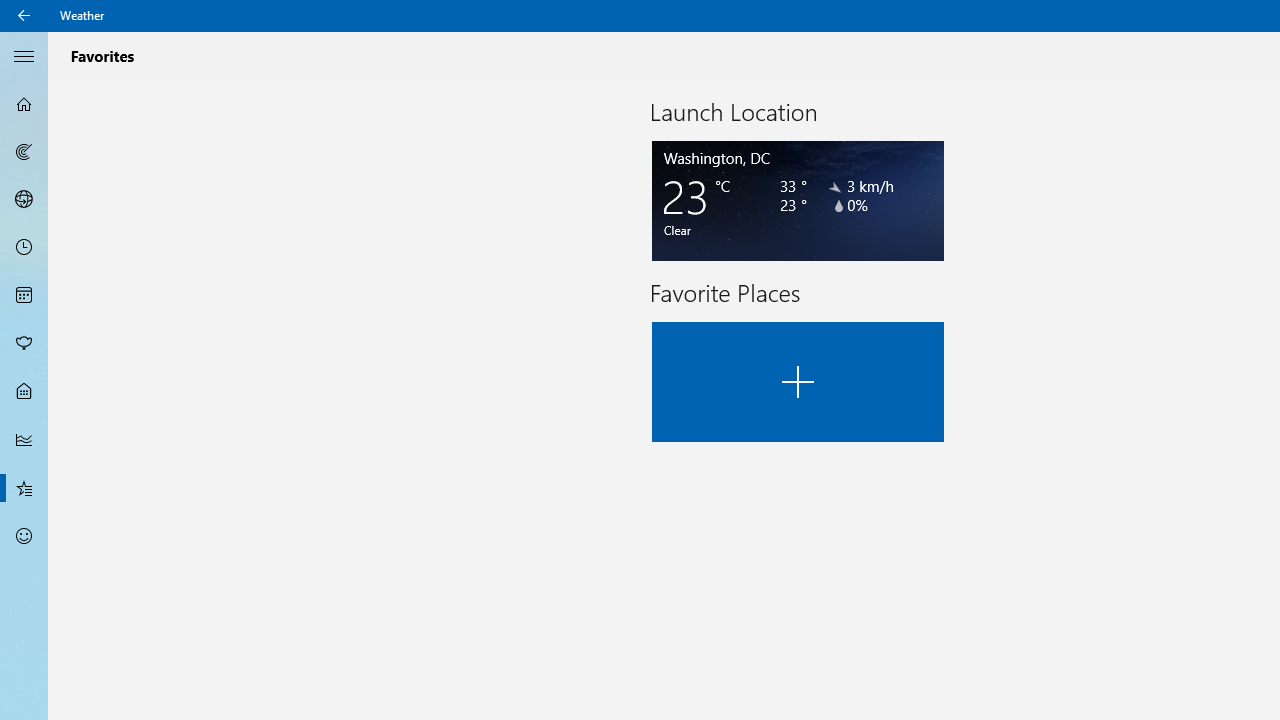 This screenshot has width=1280, height=720. Describe the element at coordinates (797, 381) in the screenshot. I see `'Add to Favorites'` at that location.